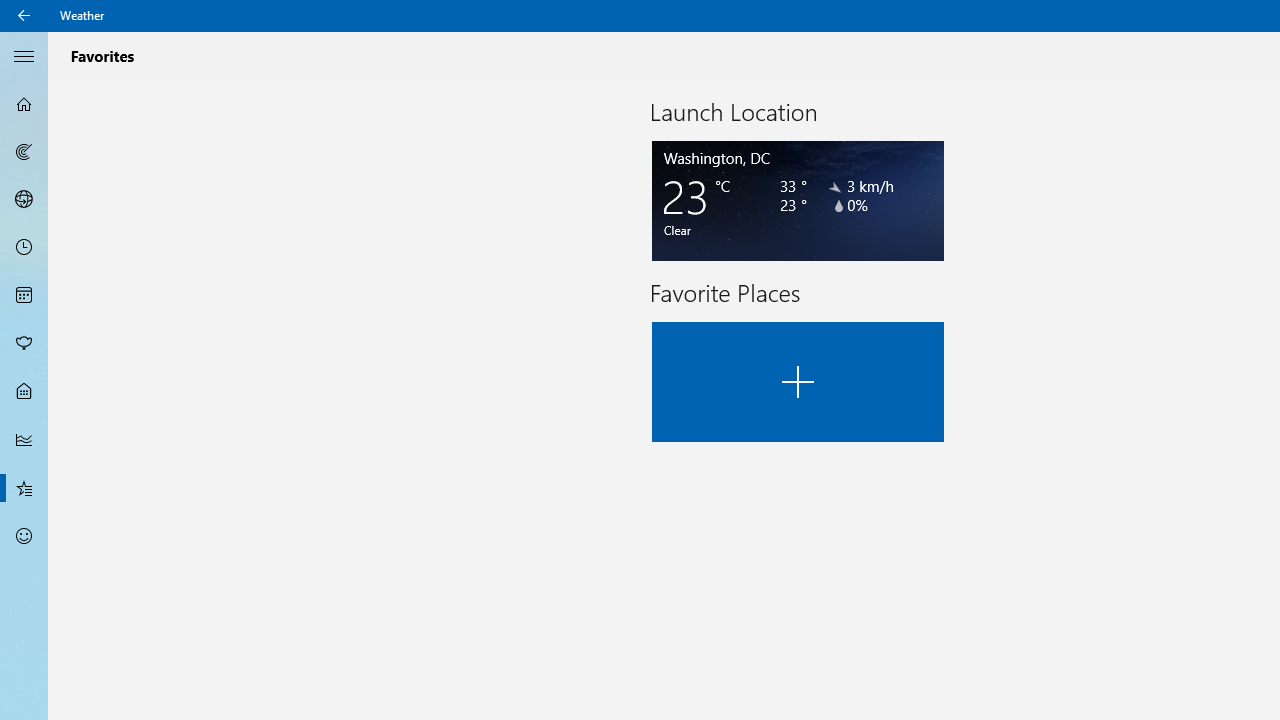 This screenshot has width=1280, height=720. Describe the element at coordinates (797, 381) in the screenshot. I see `'Add to Favorites'` at that location.